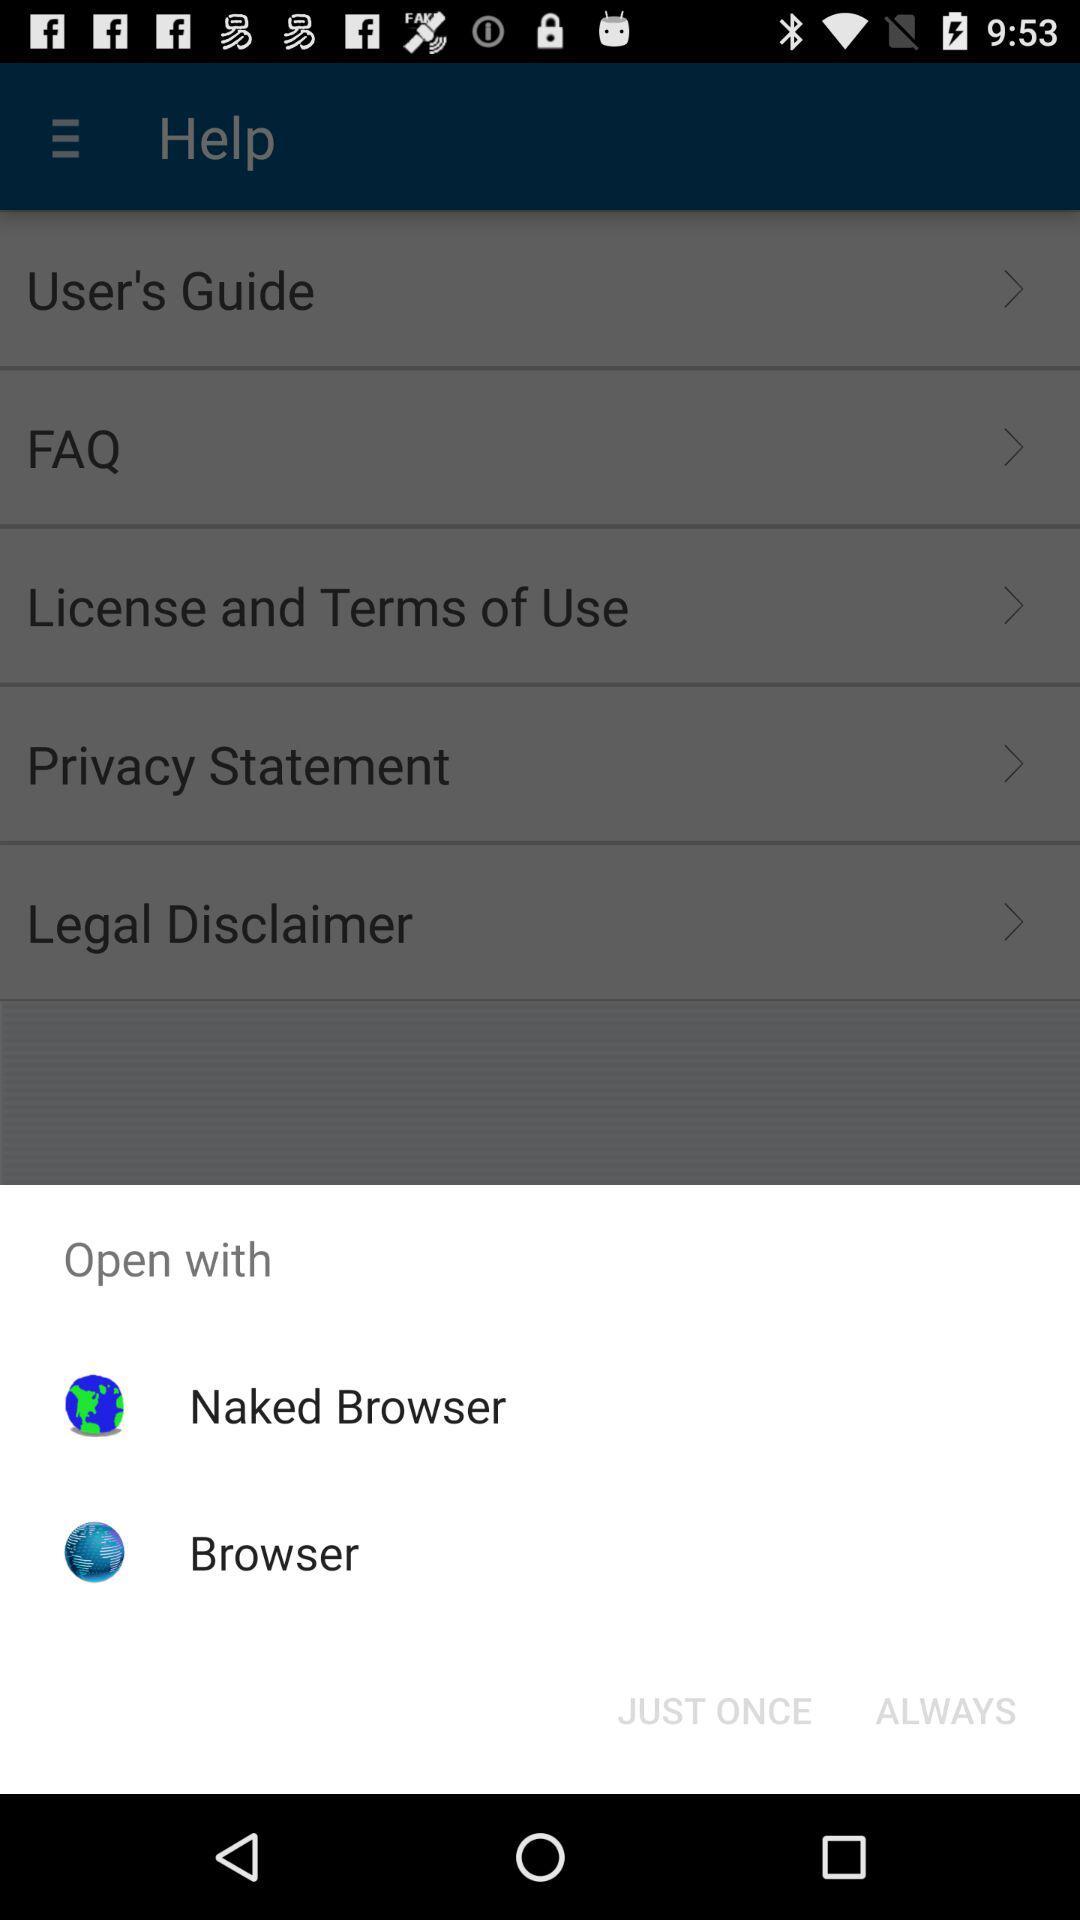 This screenshot has width=1080, height=1920. What do you see at coordinates (713, 1708) in the screenshot?
I see `the just once item` at bounding box center [713, 1708].